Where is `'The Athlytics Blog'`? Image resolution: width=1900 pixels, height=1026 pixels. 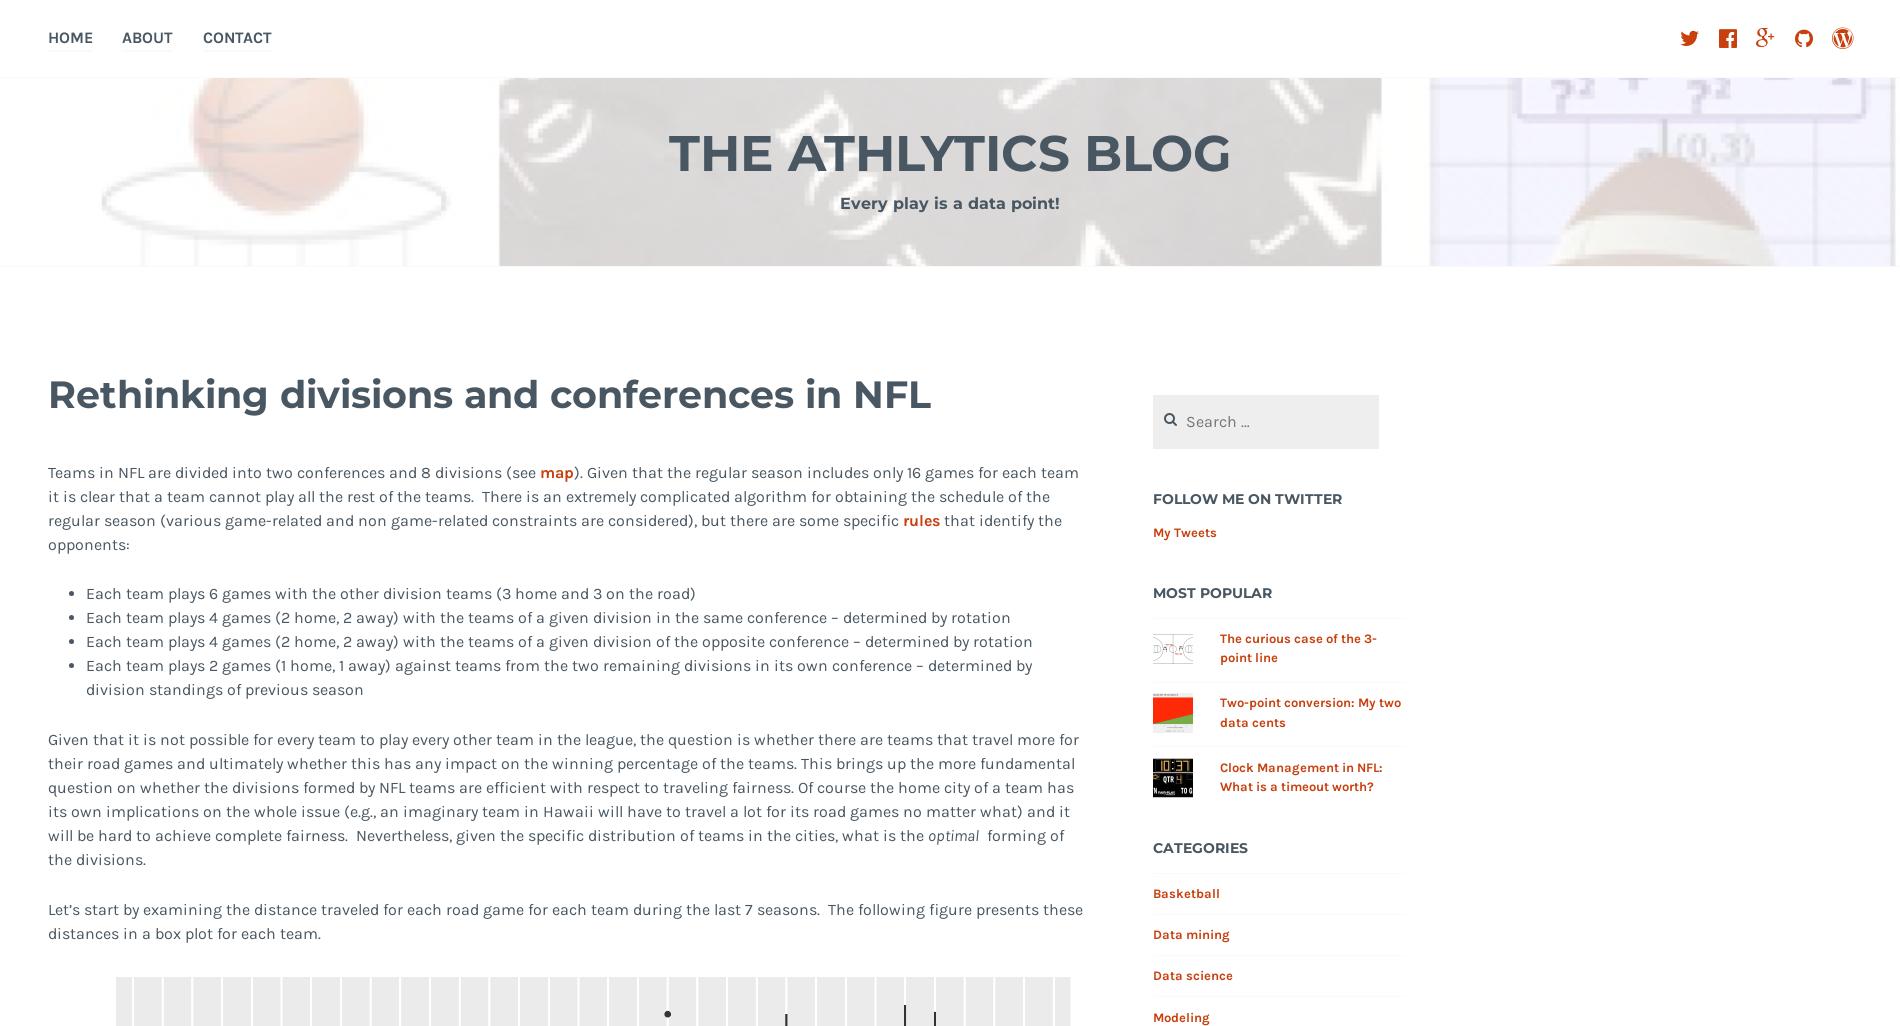
'The Athlytics Blog' is located at coordinates (668, 153).